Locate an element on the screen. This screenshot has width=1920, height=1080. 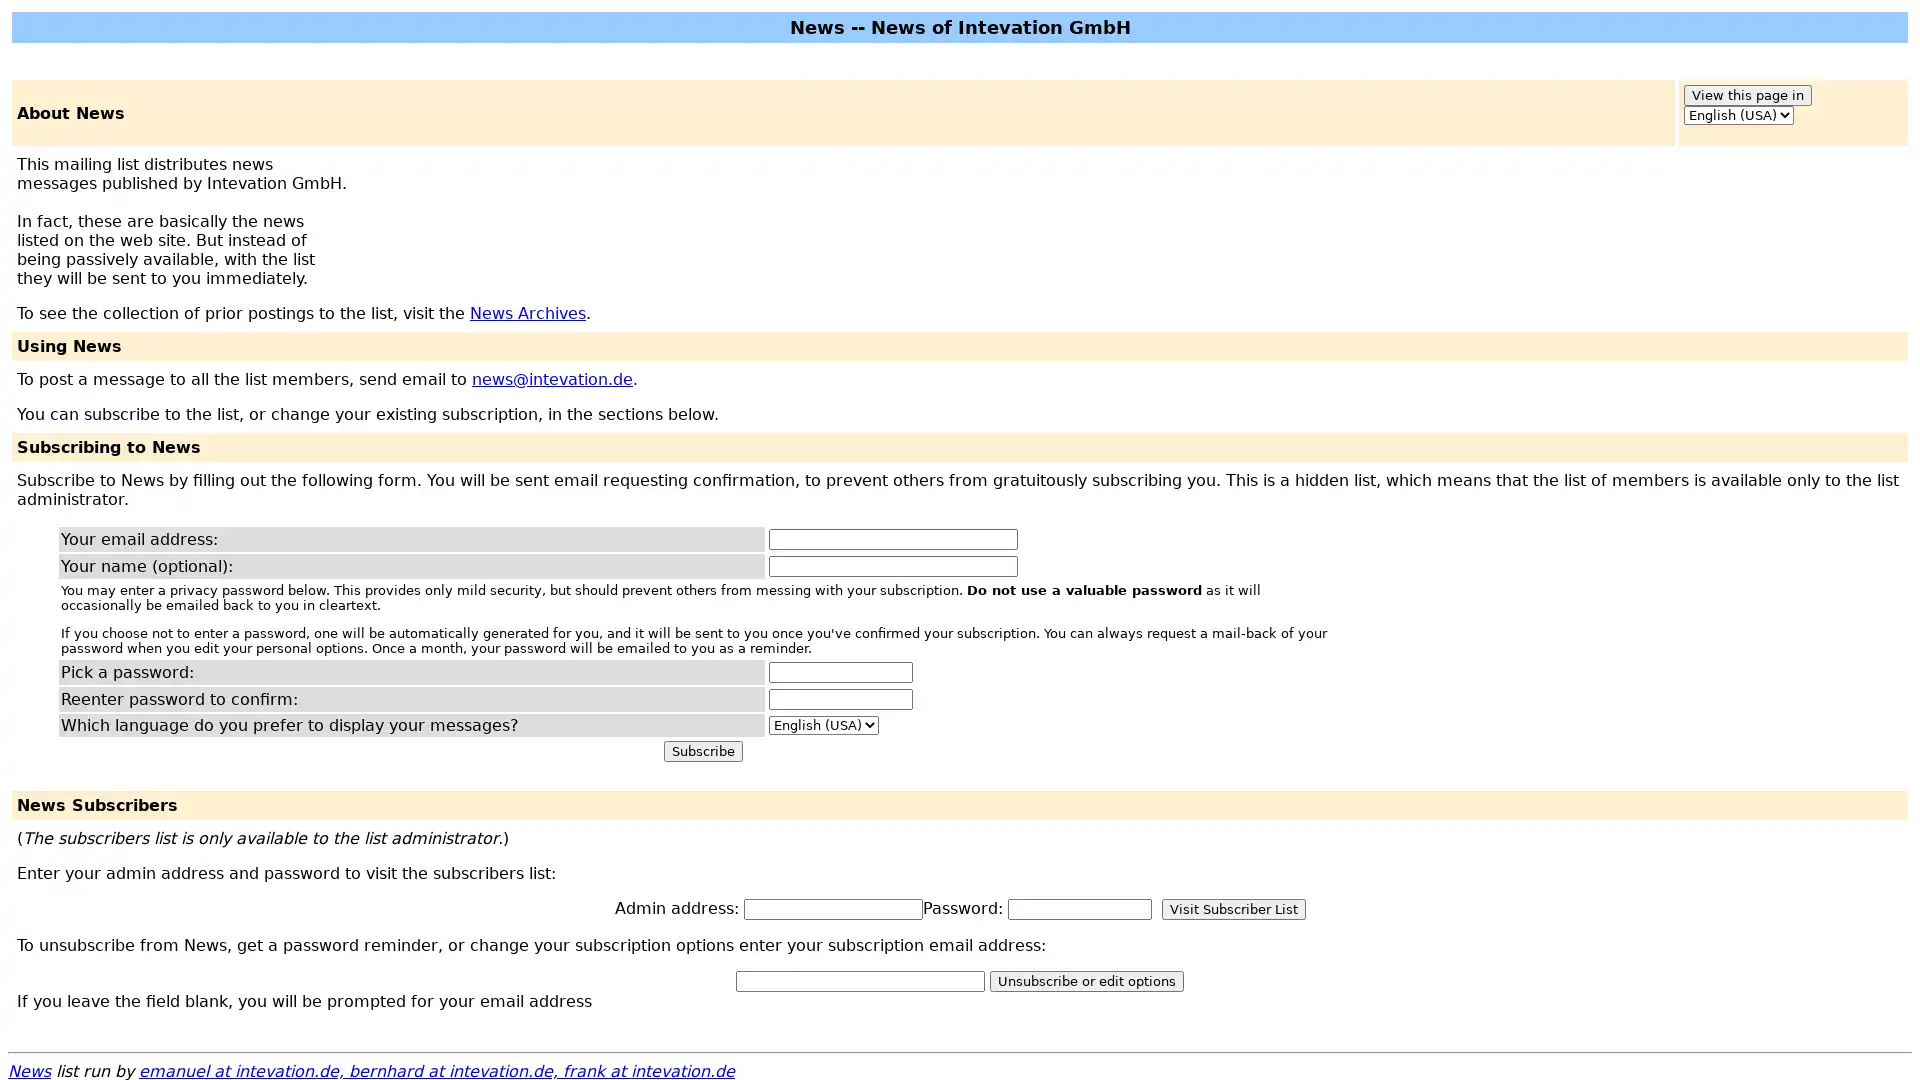
Visit Subscriber List is located at coordinates (1232, 909).